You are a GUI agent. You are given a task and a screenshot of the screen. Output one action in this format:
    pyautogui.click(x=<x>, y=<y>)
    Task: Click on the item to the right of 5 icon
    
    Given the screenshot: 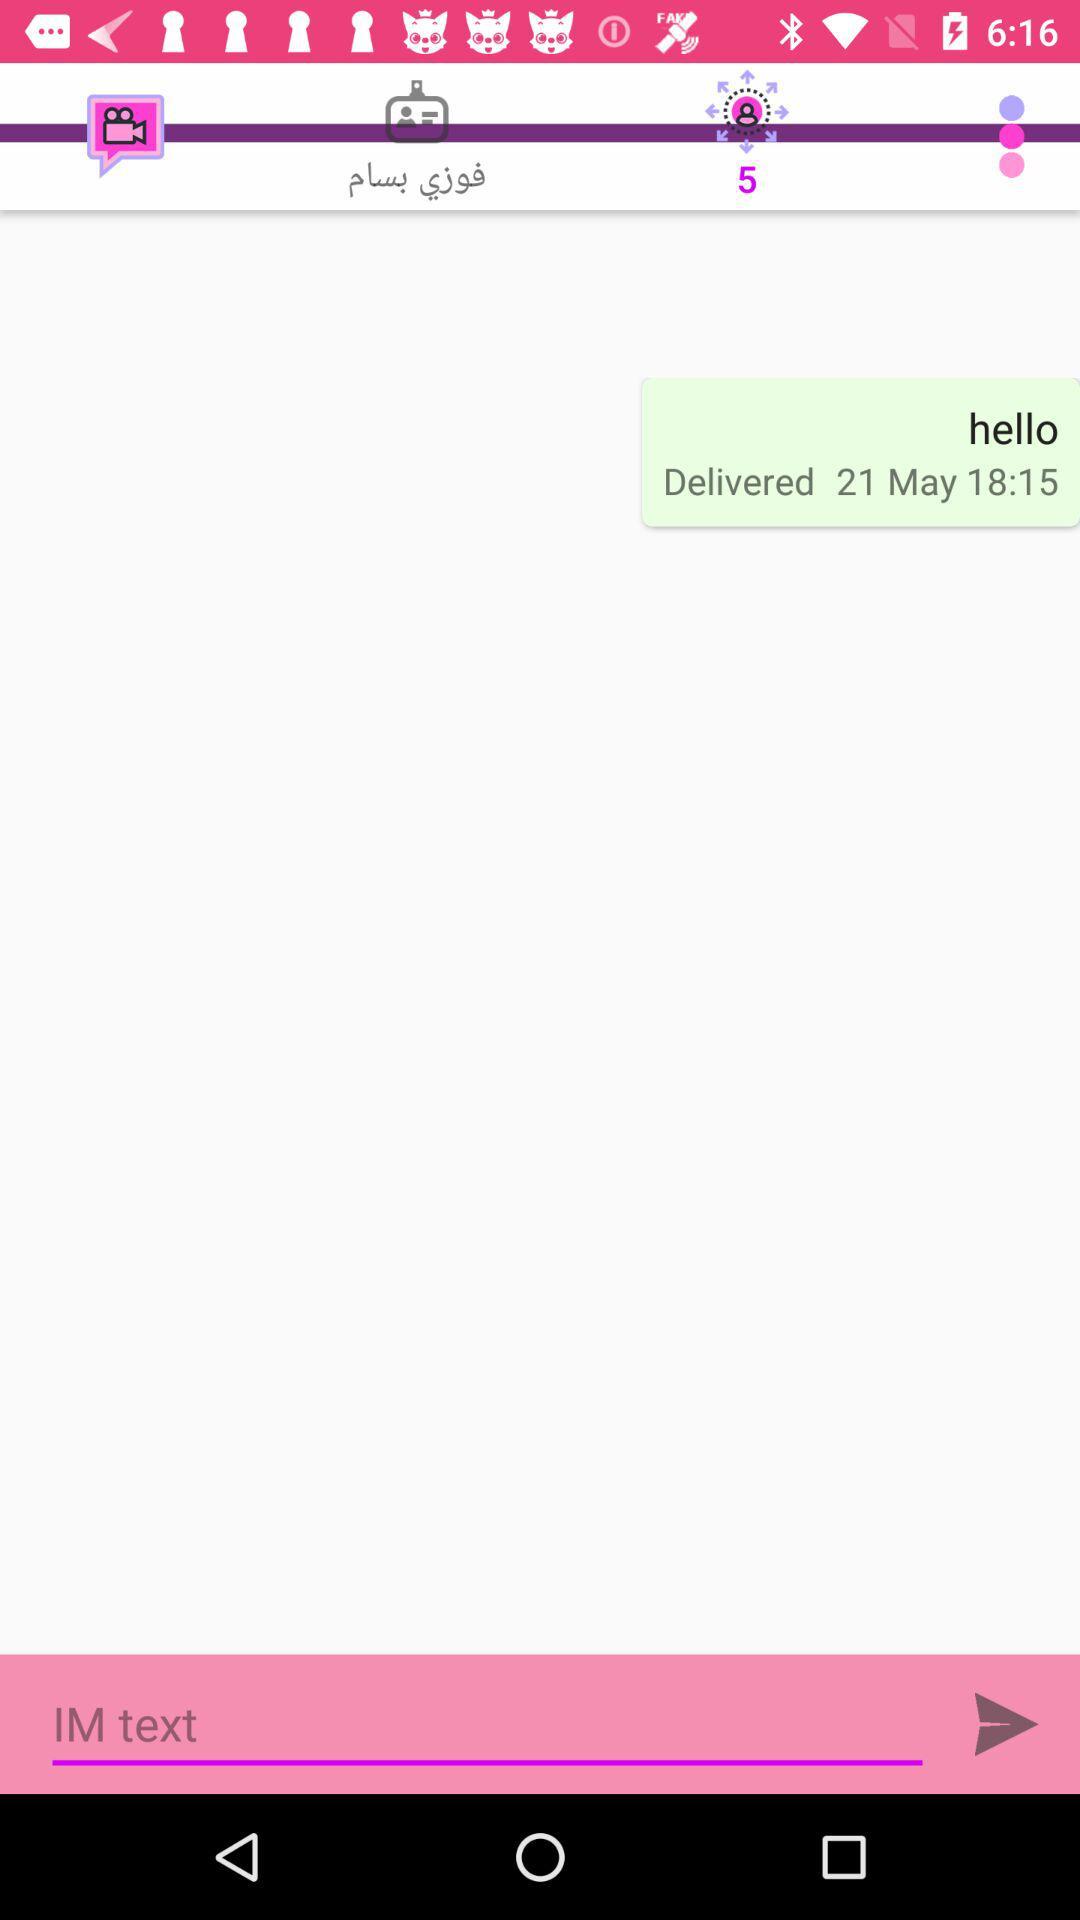 What is the action you would take?
    pyautogui.click(x=1017, y=135)
    